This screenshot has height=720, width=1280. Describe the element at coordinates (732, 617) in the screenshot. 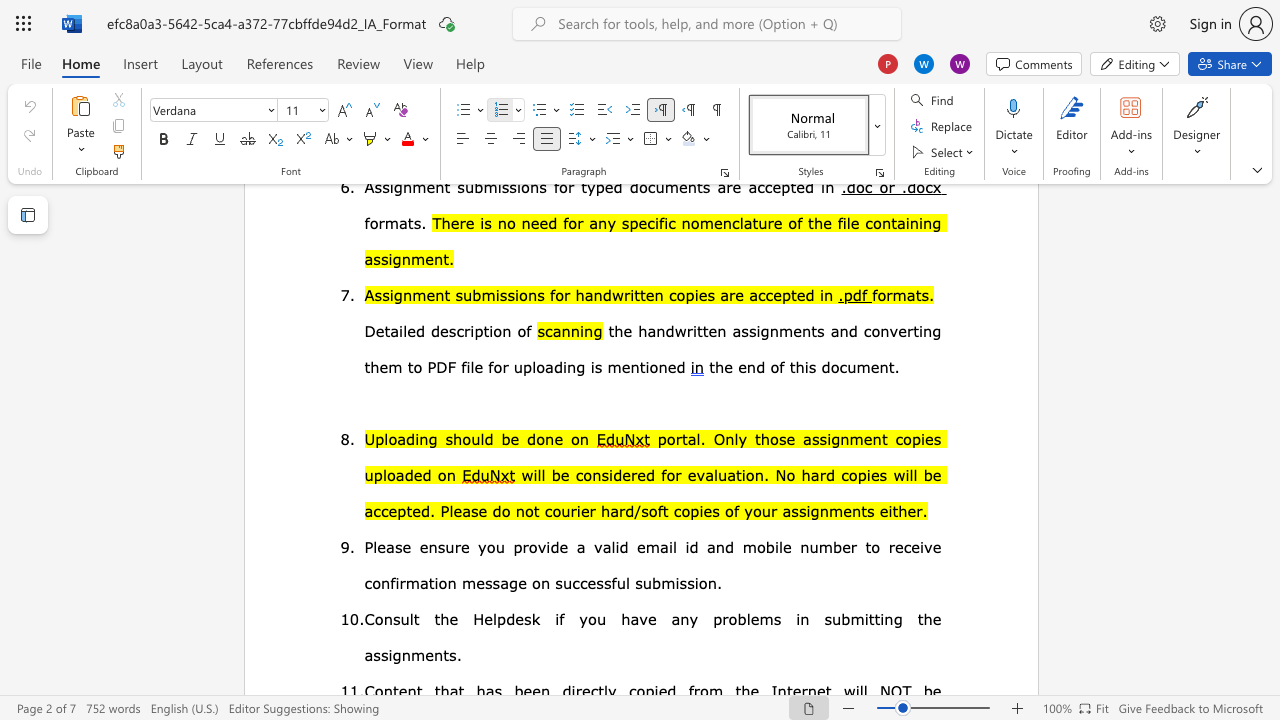

I see `the 3th character "o" in the text` at that location.